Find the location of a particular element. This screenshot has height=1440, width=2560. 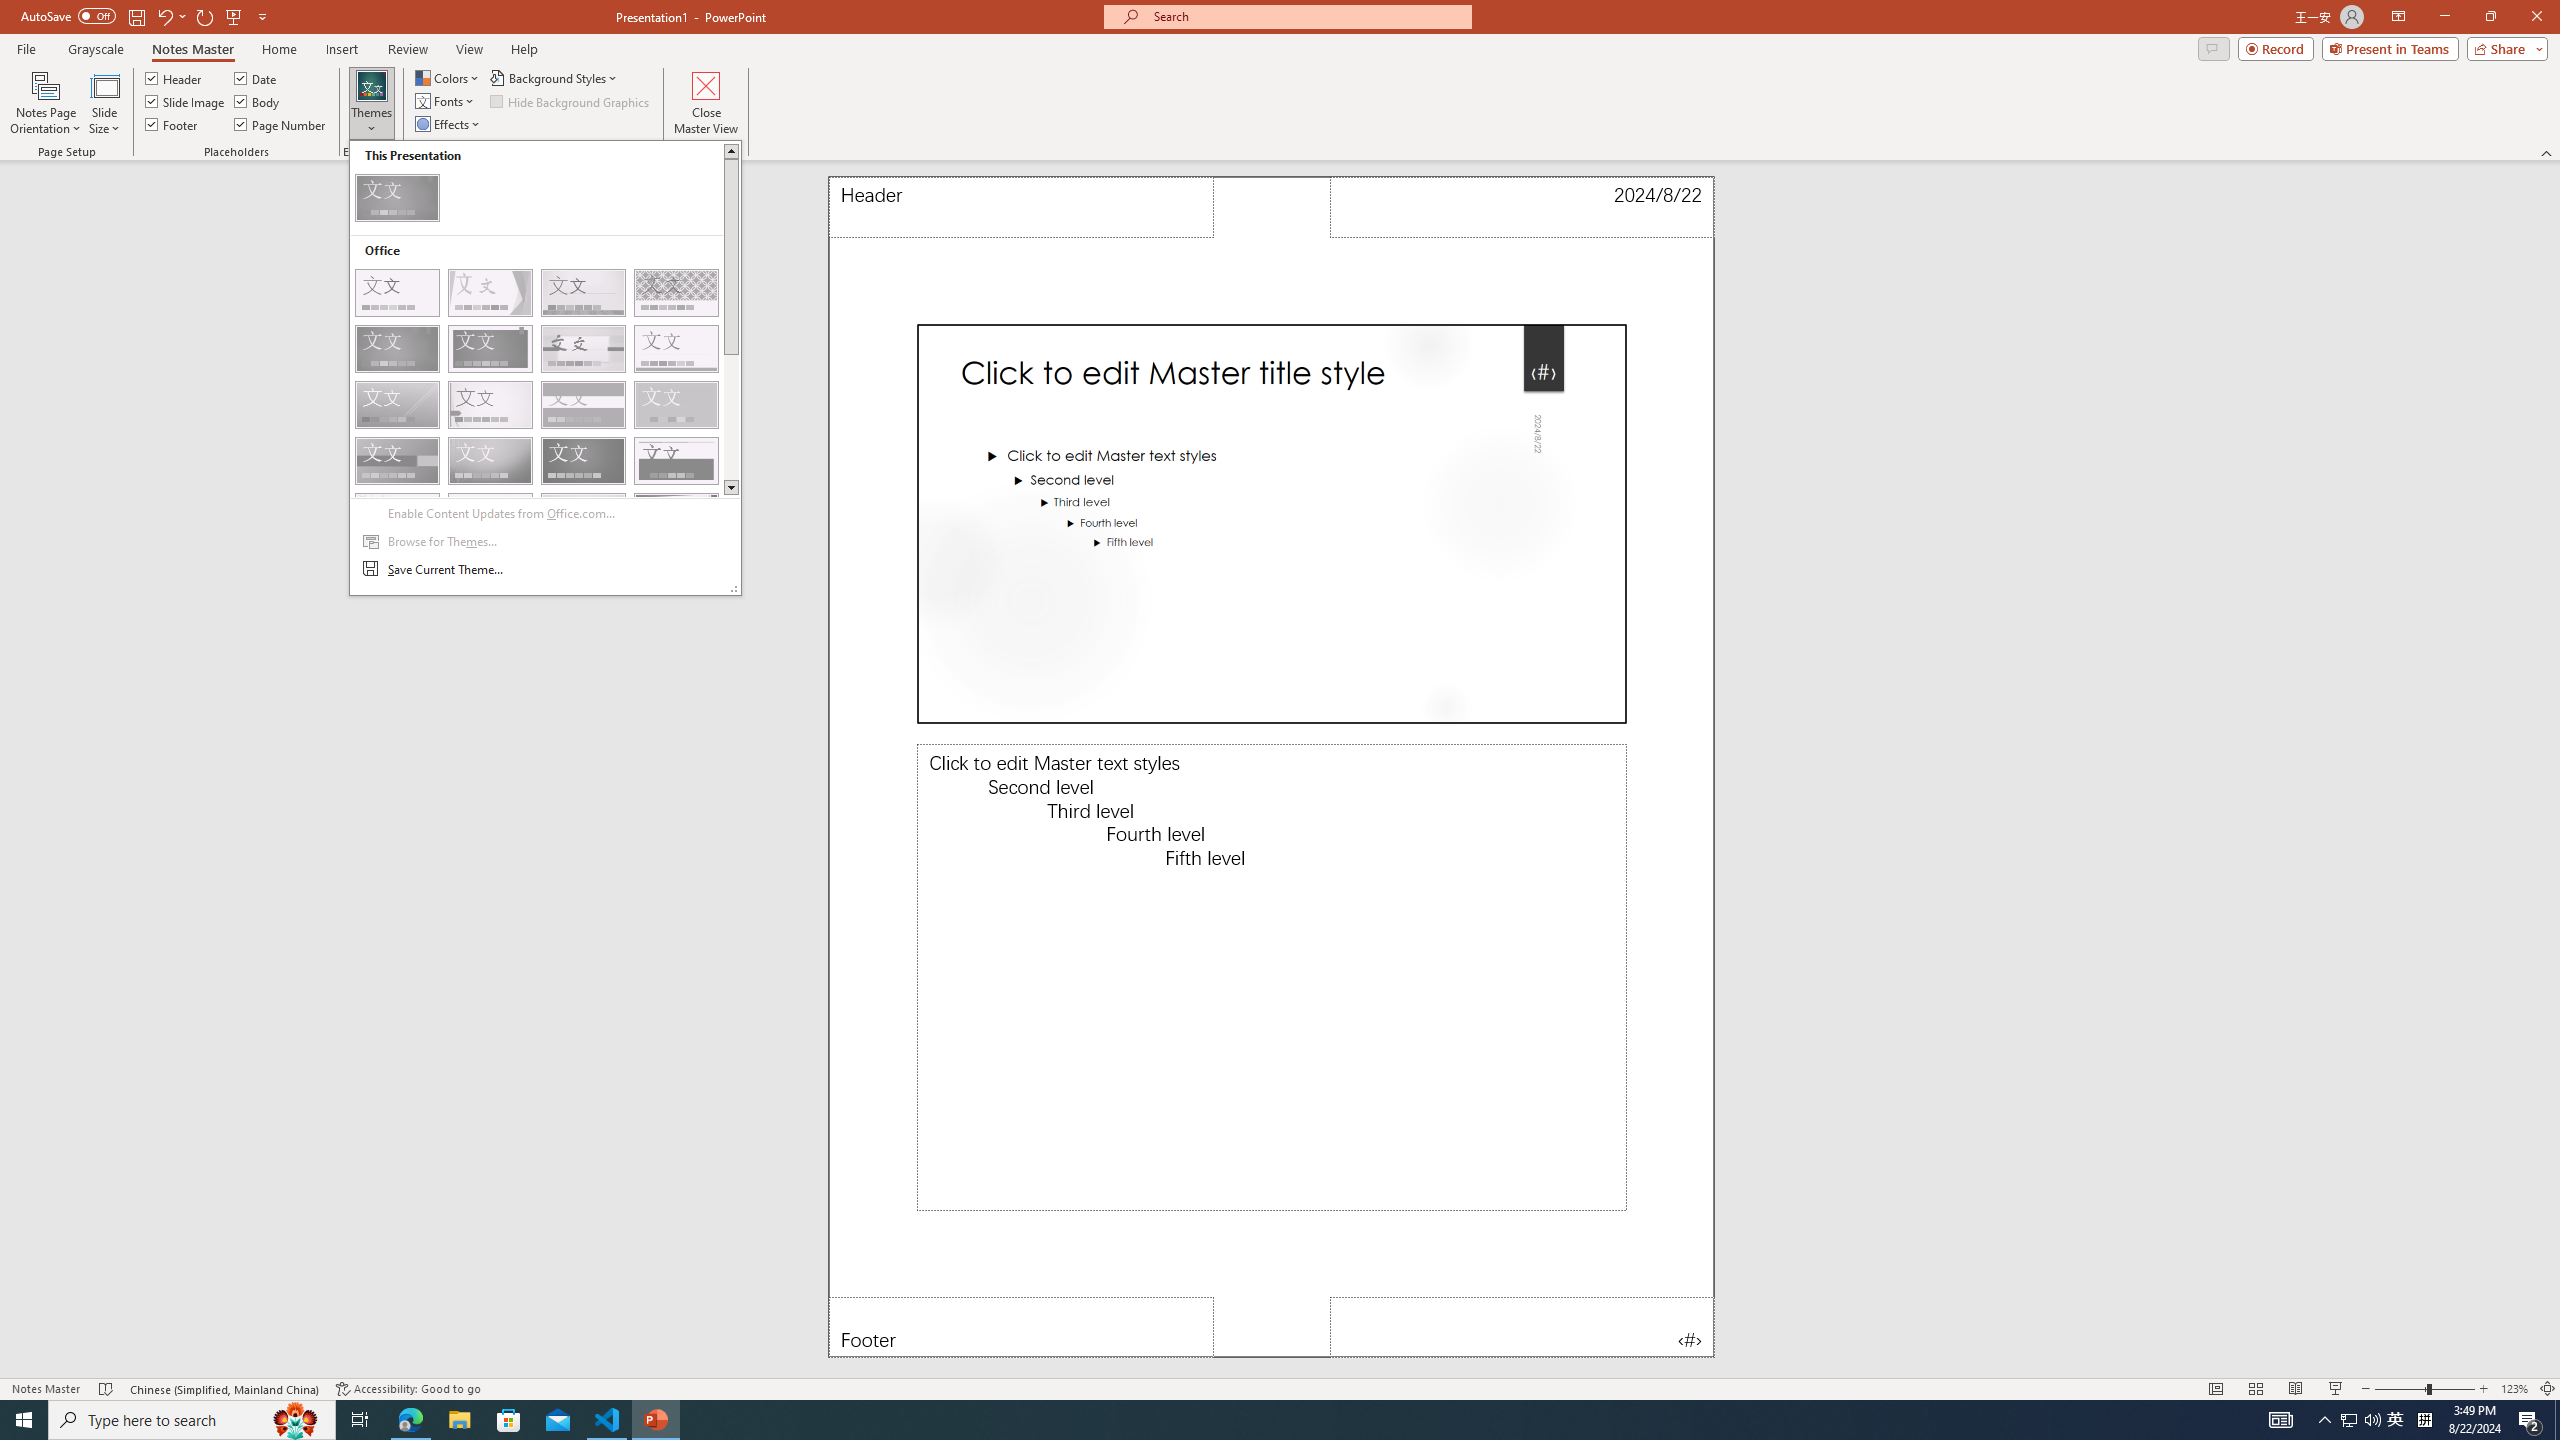

'Hide Background Graphics' is located at coordinates (570, 99).